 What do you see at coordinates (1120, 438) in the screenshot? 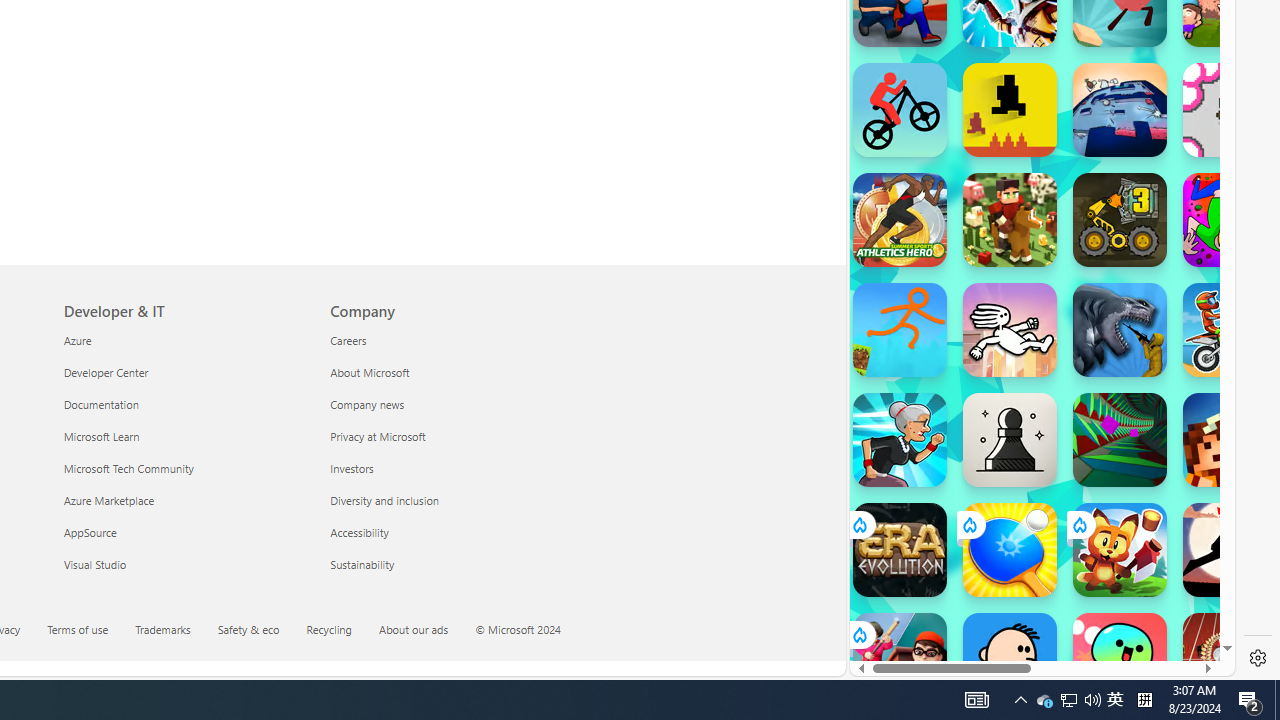
I see `'Tunnel Rush Tunnel Rush'` at bounding box center [1120, 438].